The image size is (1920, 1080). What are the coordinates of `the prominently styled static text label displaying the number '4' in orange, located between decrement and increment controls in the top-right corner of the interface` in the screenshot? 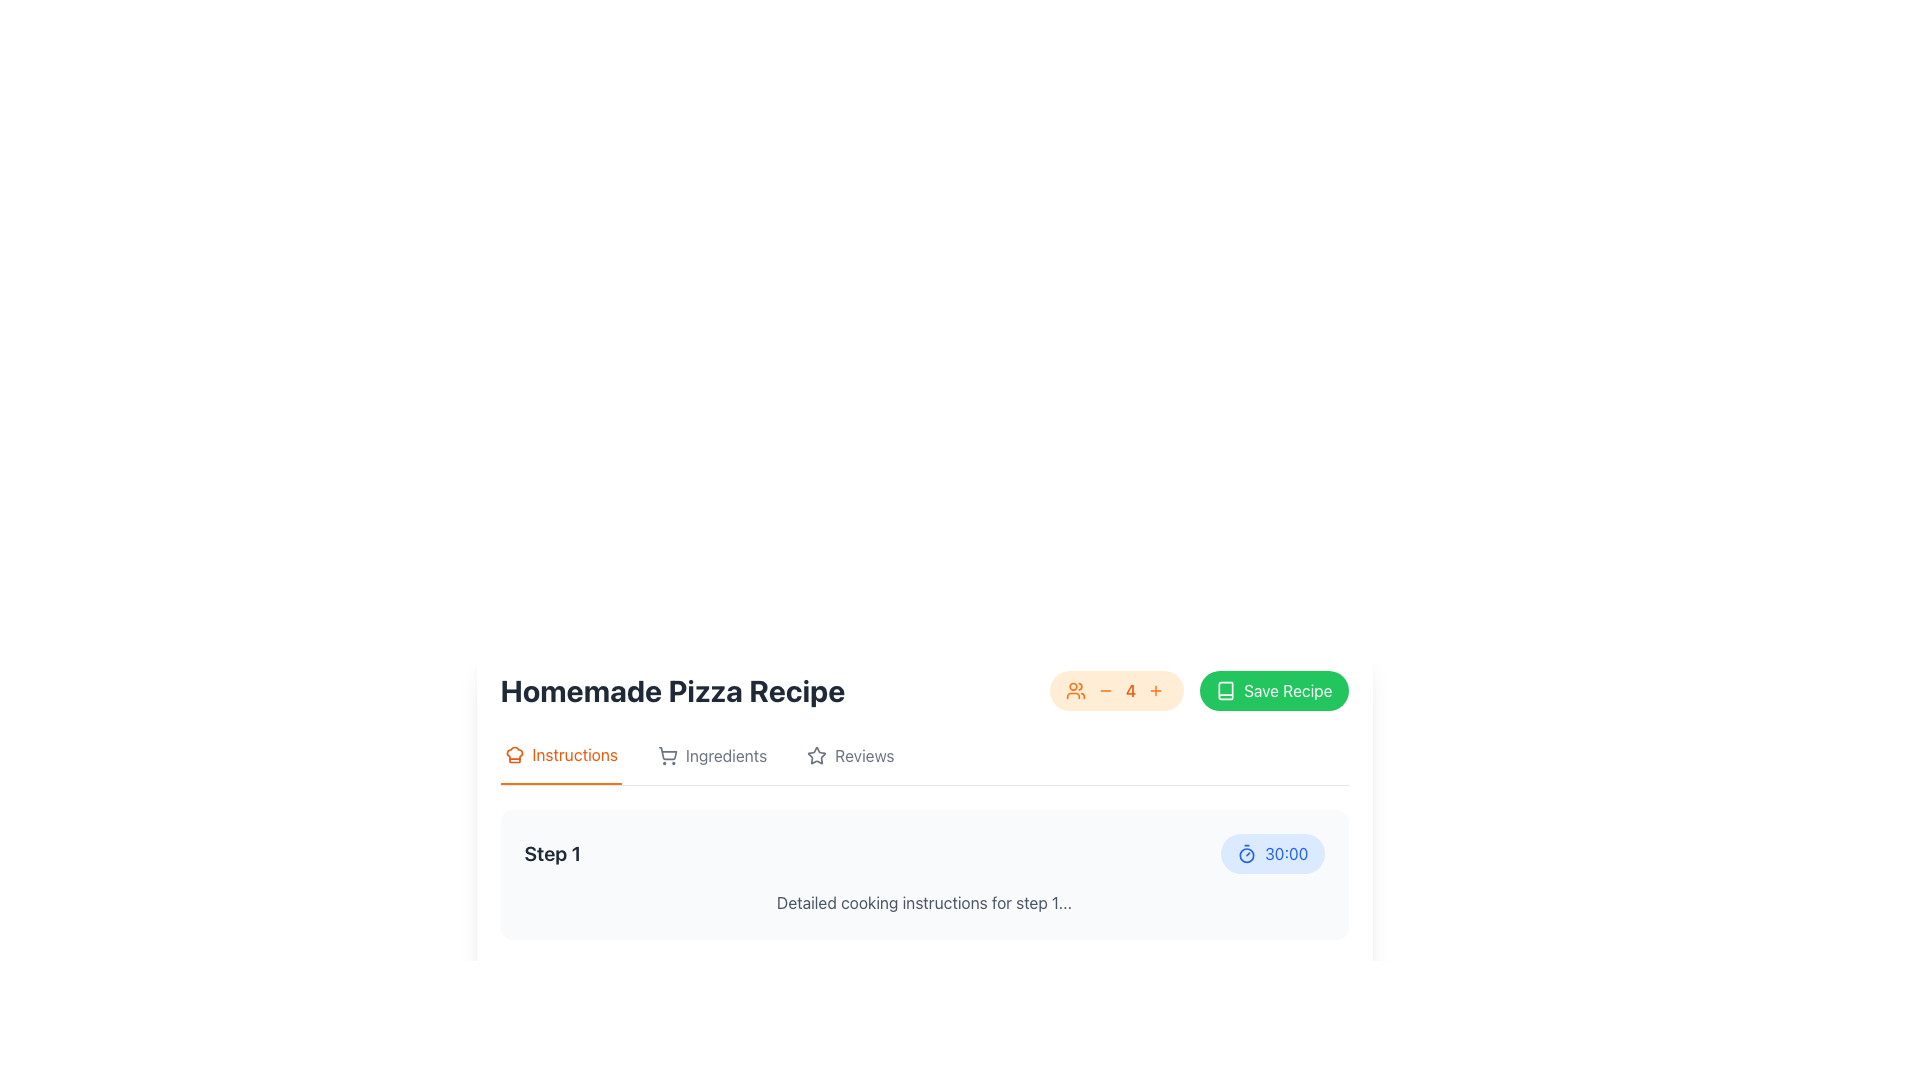 It's located at (1130, 689).